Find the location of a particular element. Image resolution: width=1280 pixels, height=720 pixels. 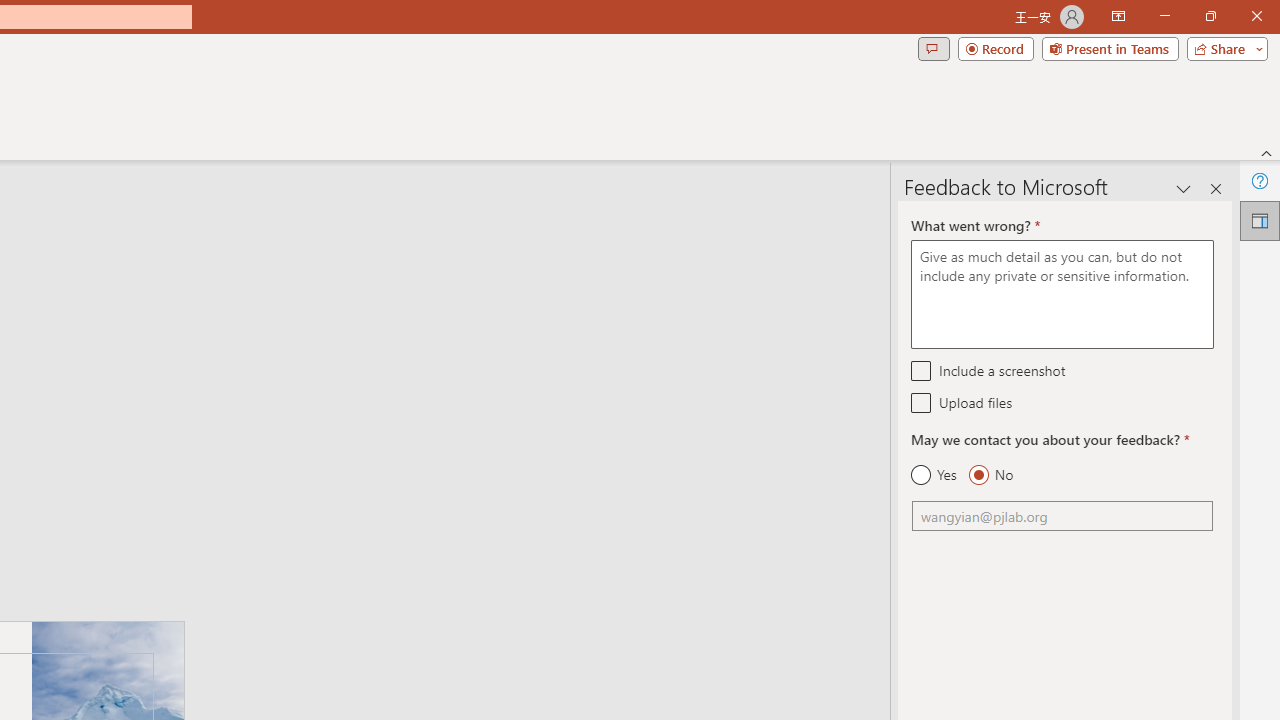

'Email' is located at coordinates (1061, 515).